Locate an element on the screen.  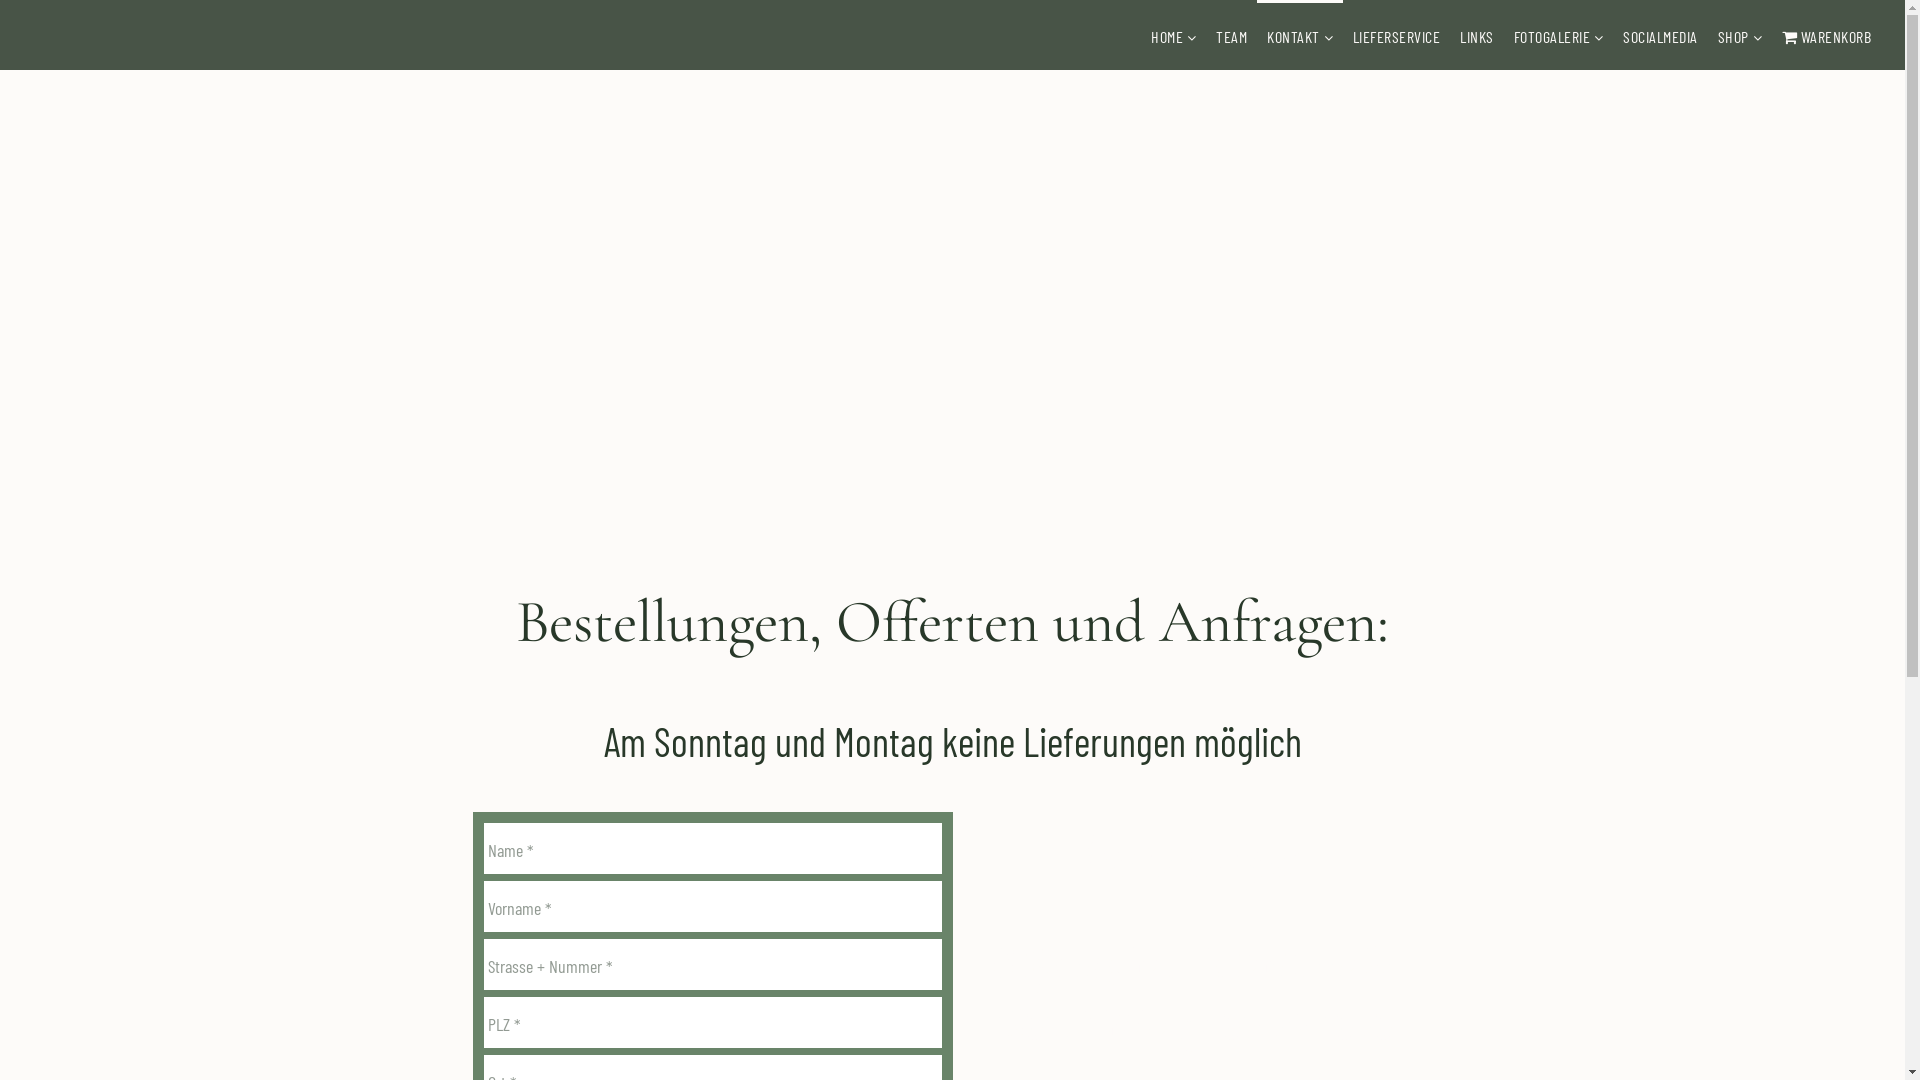
'SOCIALMEDIA' is located at coordinates (1660, 36).